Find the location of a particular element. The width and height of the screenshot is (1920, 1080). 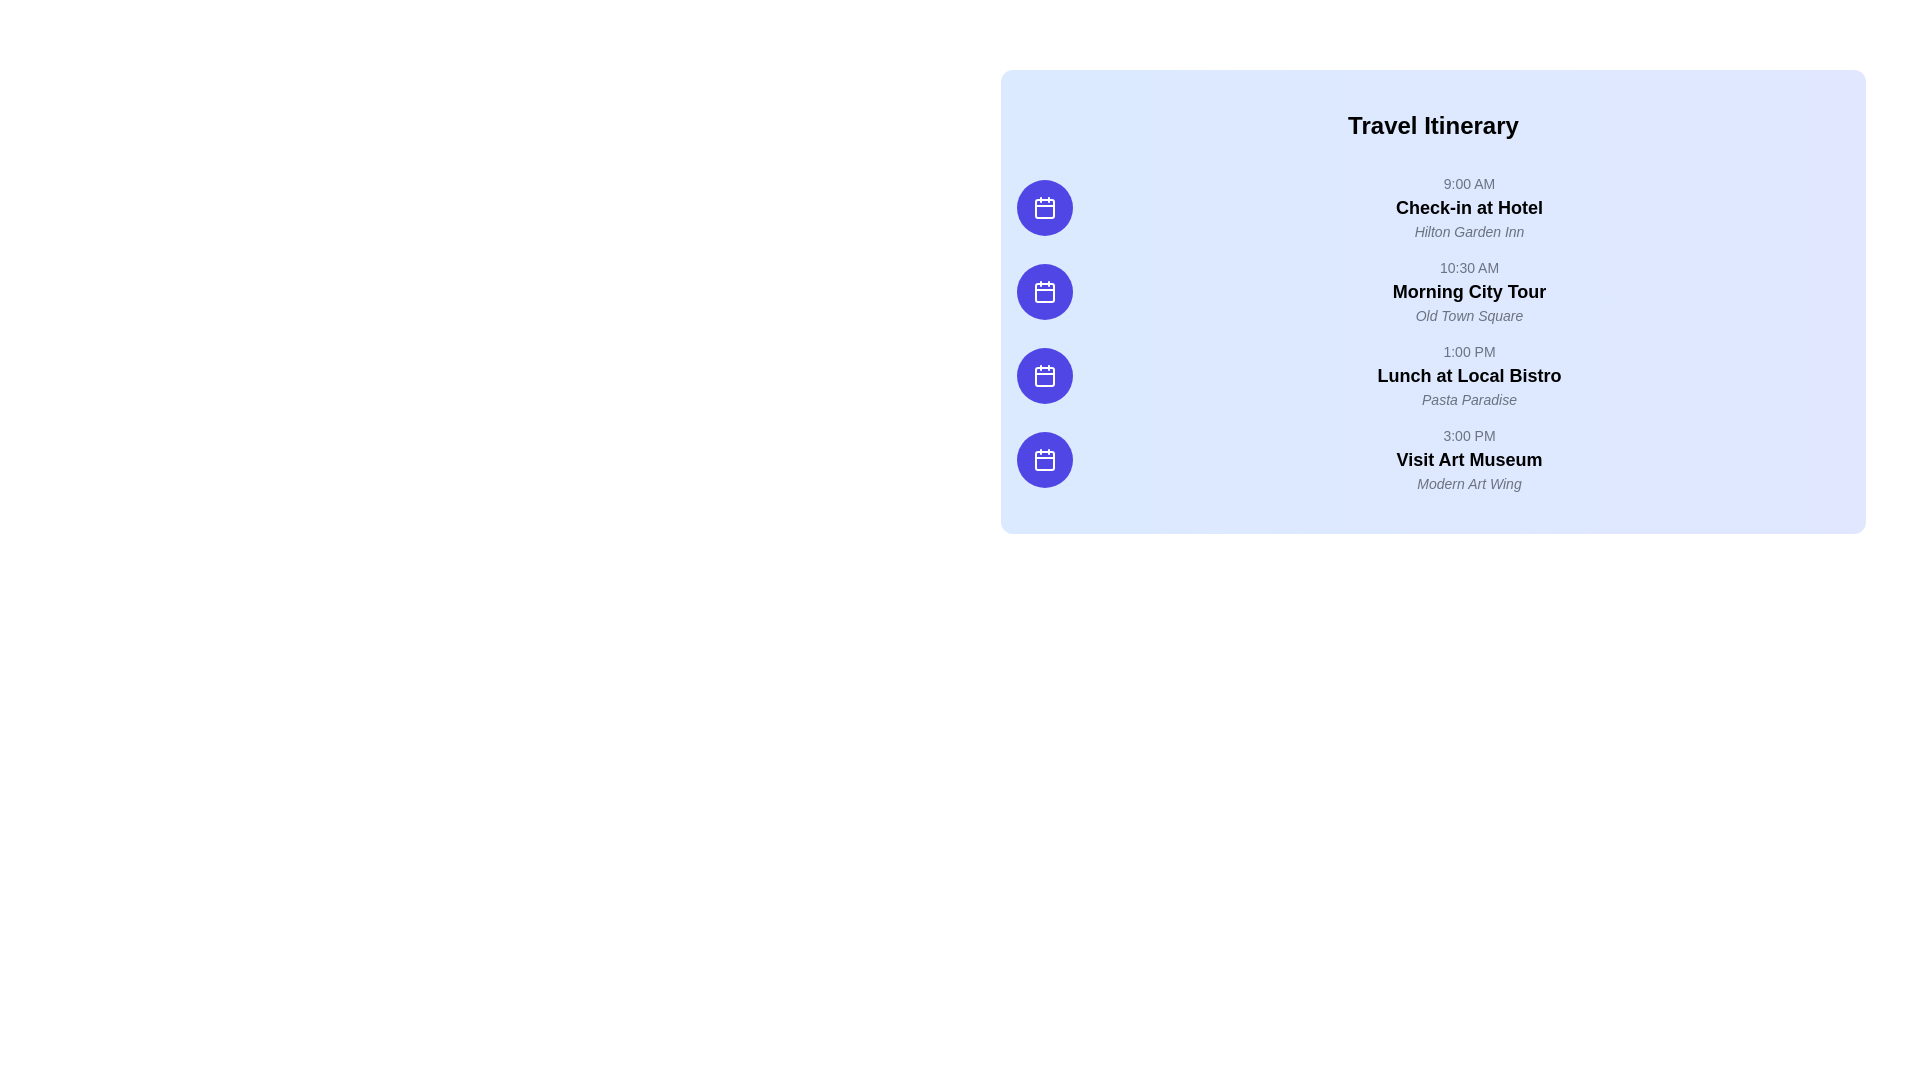

the blue rounded rectangle icon containing a minimalist white calendar icon to associate it with the itinerary item is located at coordinates (1044, 208).